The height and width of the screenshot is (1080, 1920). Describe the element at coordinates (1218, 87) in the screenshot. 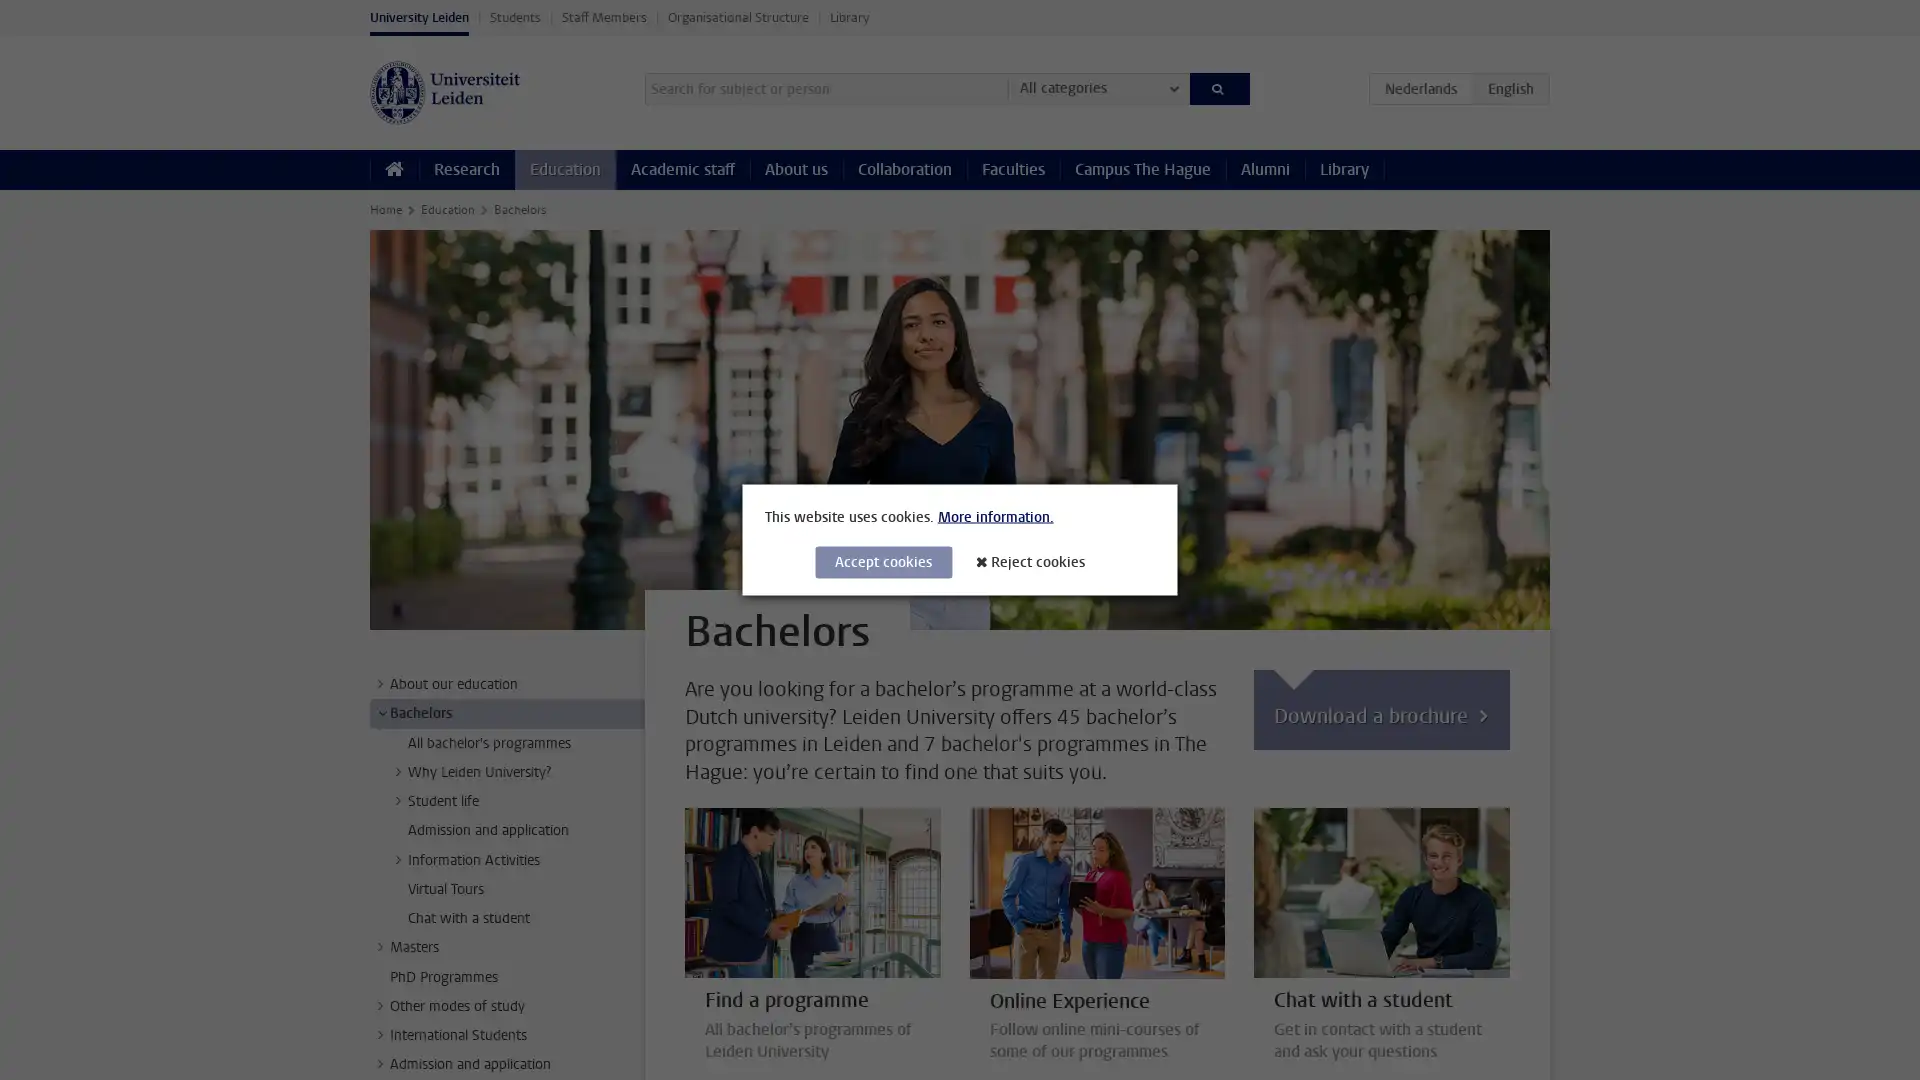

I see `Search` at that location.